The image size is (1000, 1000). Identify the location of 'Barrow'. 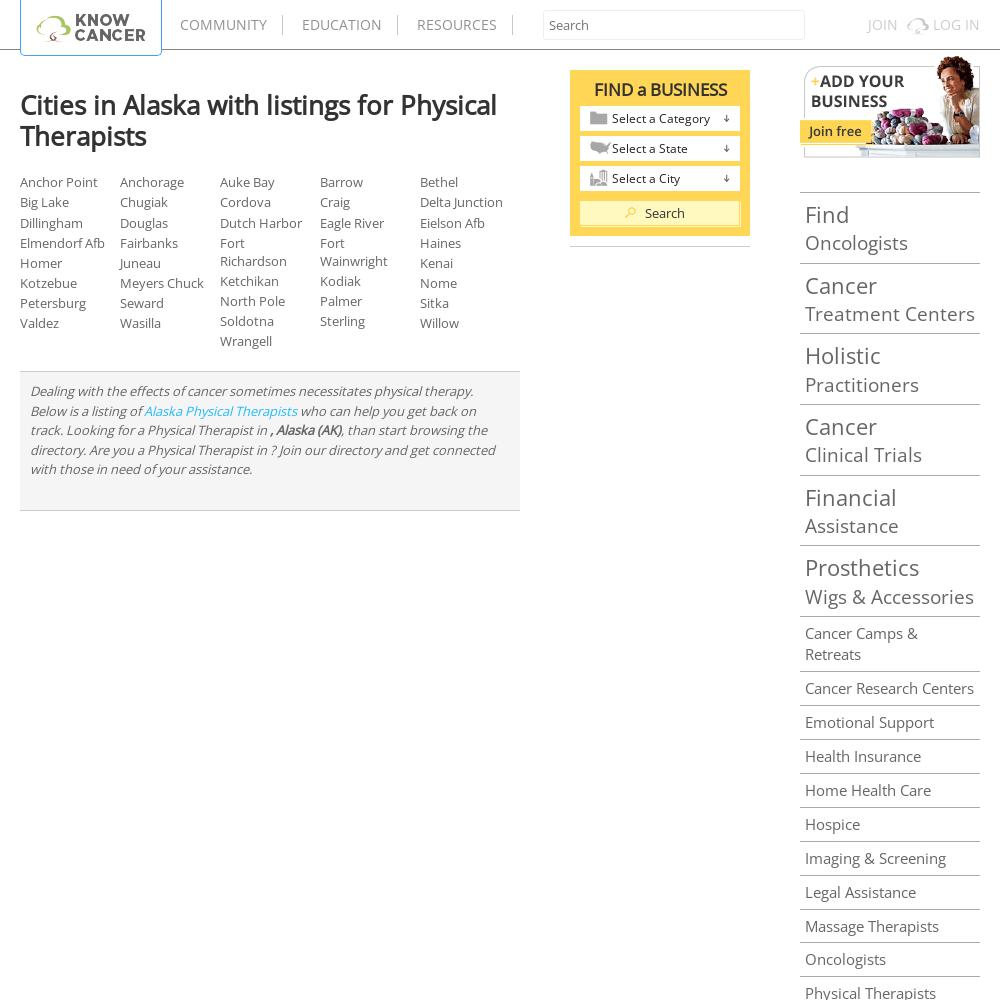
(340, 182).